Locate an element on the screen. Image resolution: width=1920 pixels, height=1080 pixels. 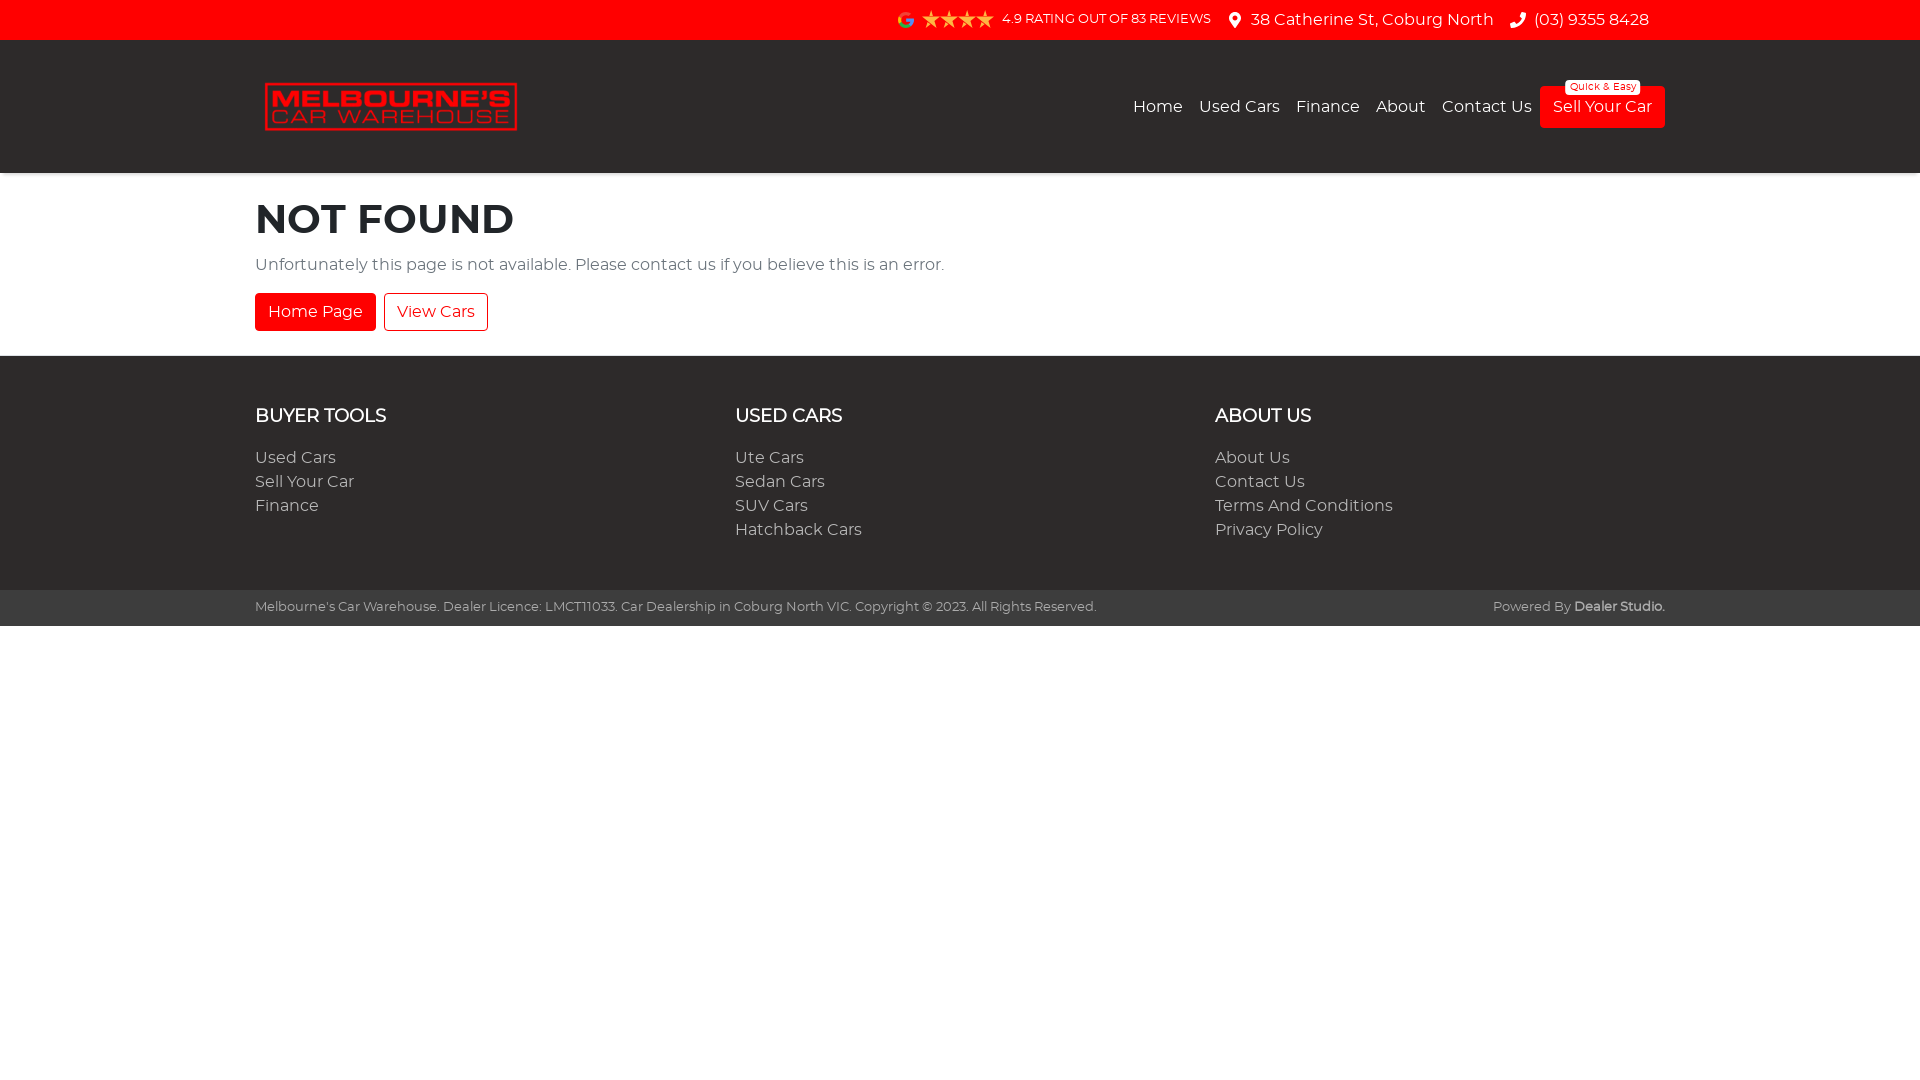
'About' is located at coordinates (1400, 105).